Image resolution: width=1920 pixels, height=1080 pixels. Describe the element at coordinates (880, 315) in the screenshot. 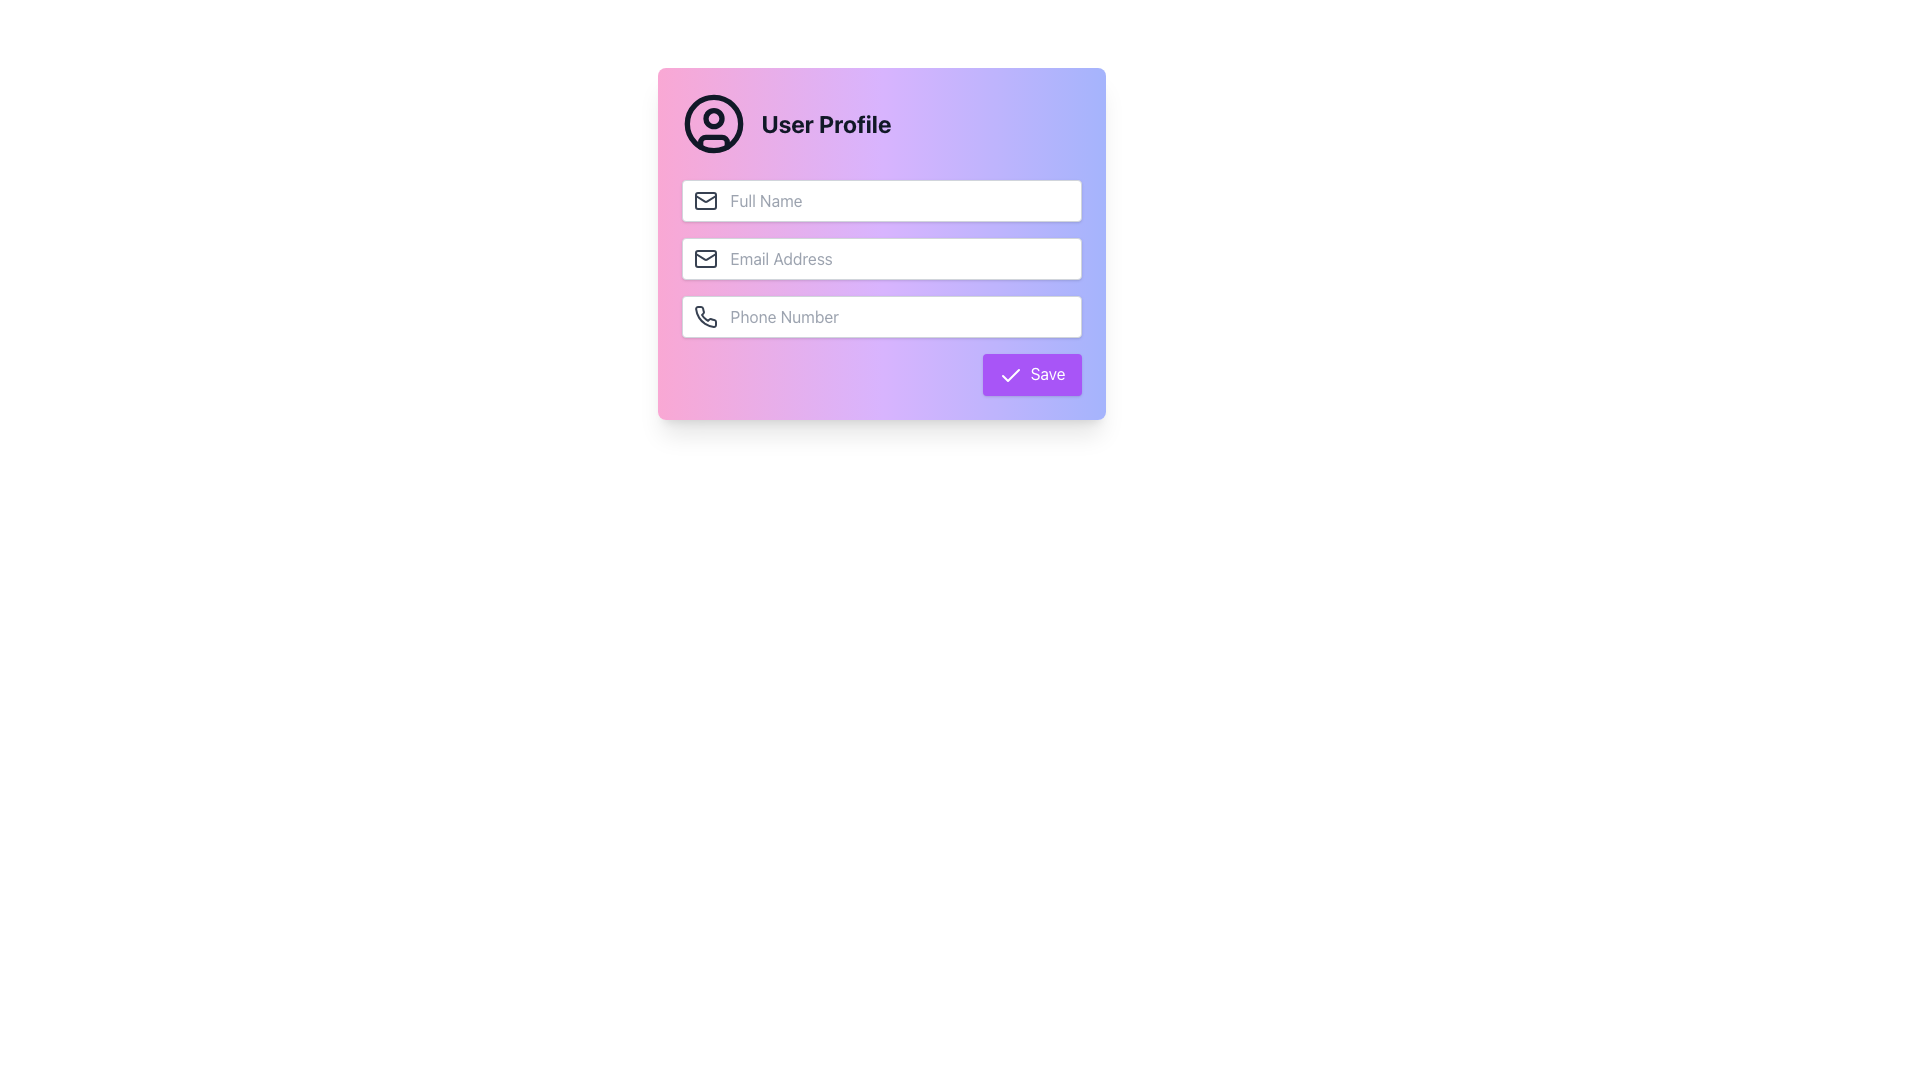

I see `to focus on the phone number input field, which is the third input field in the form, located below the 'Email Address' field and above the 'Save' button` at that location.